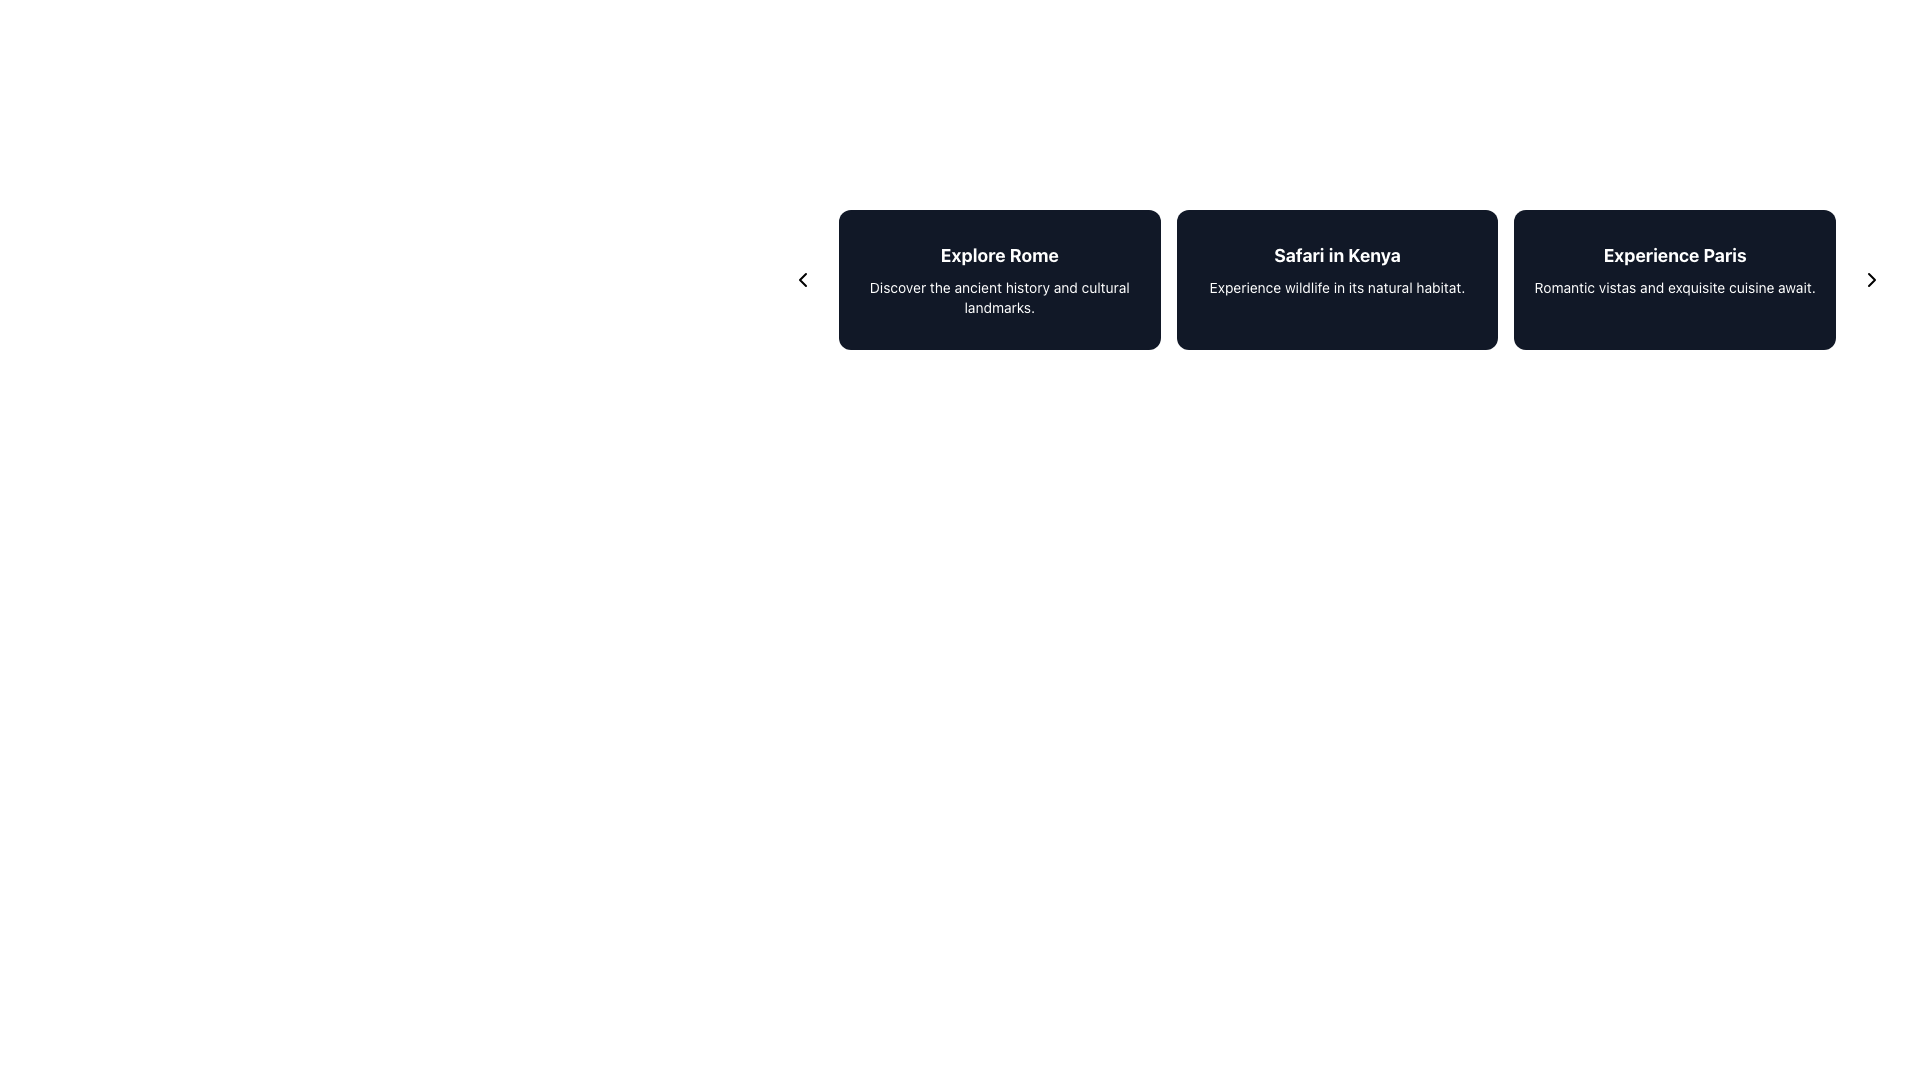  I want to click on the Informational card for 'Explore Rome', which is the first card in a grid layout, located towards the upper-middle section of the interface, so click(999, 280).